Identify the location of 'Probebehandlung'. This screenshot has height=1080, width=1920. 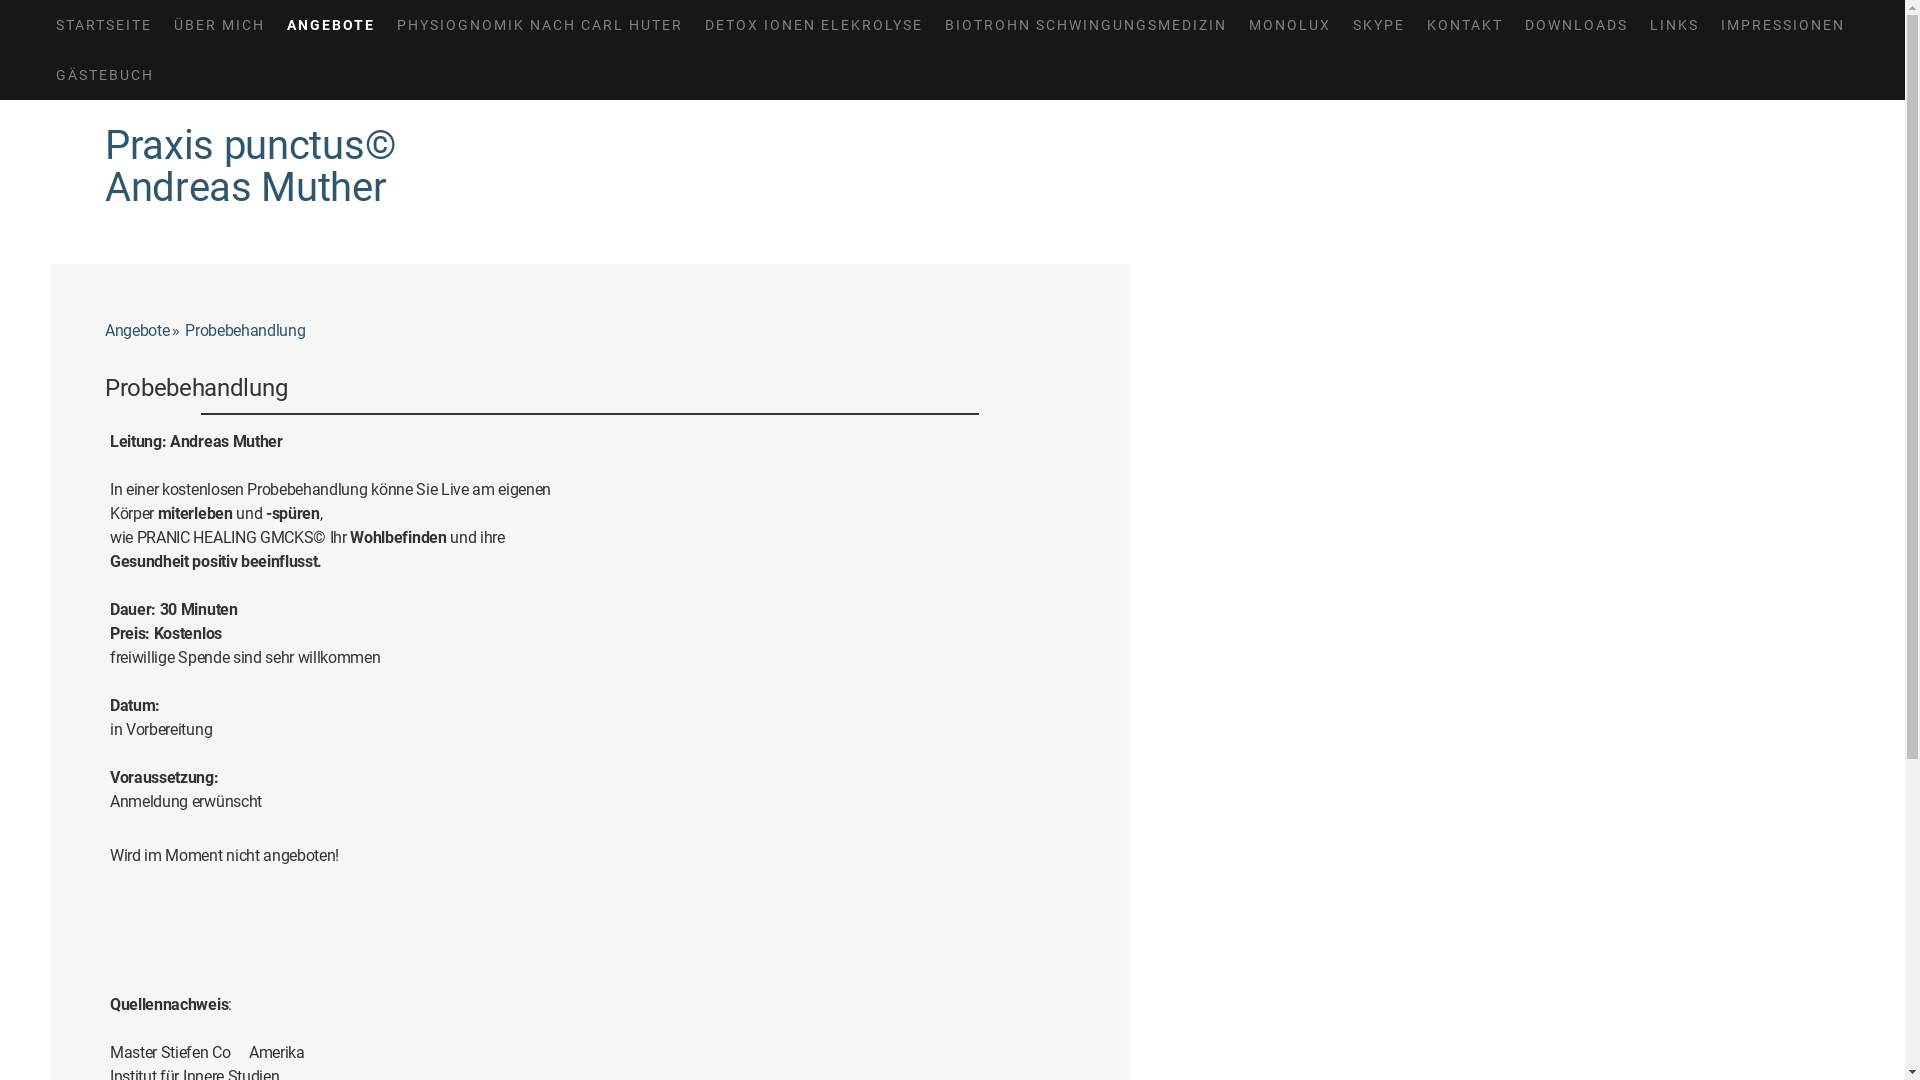
(248, 330).